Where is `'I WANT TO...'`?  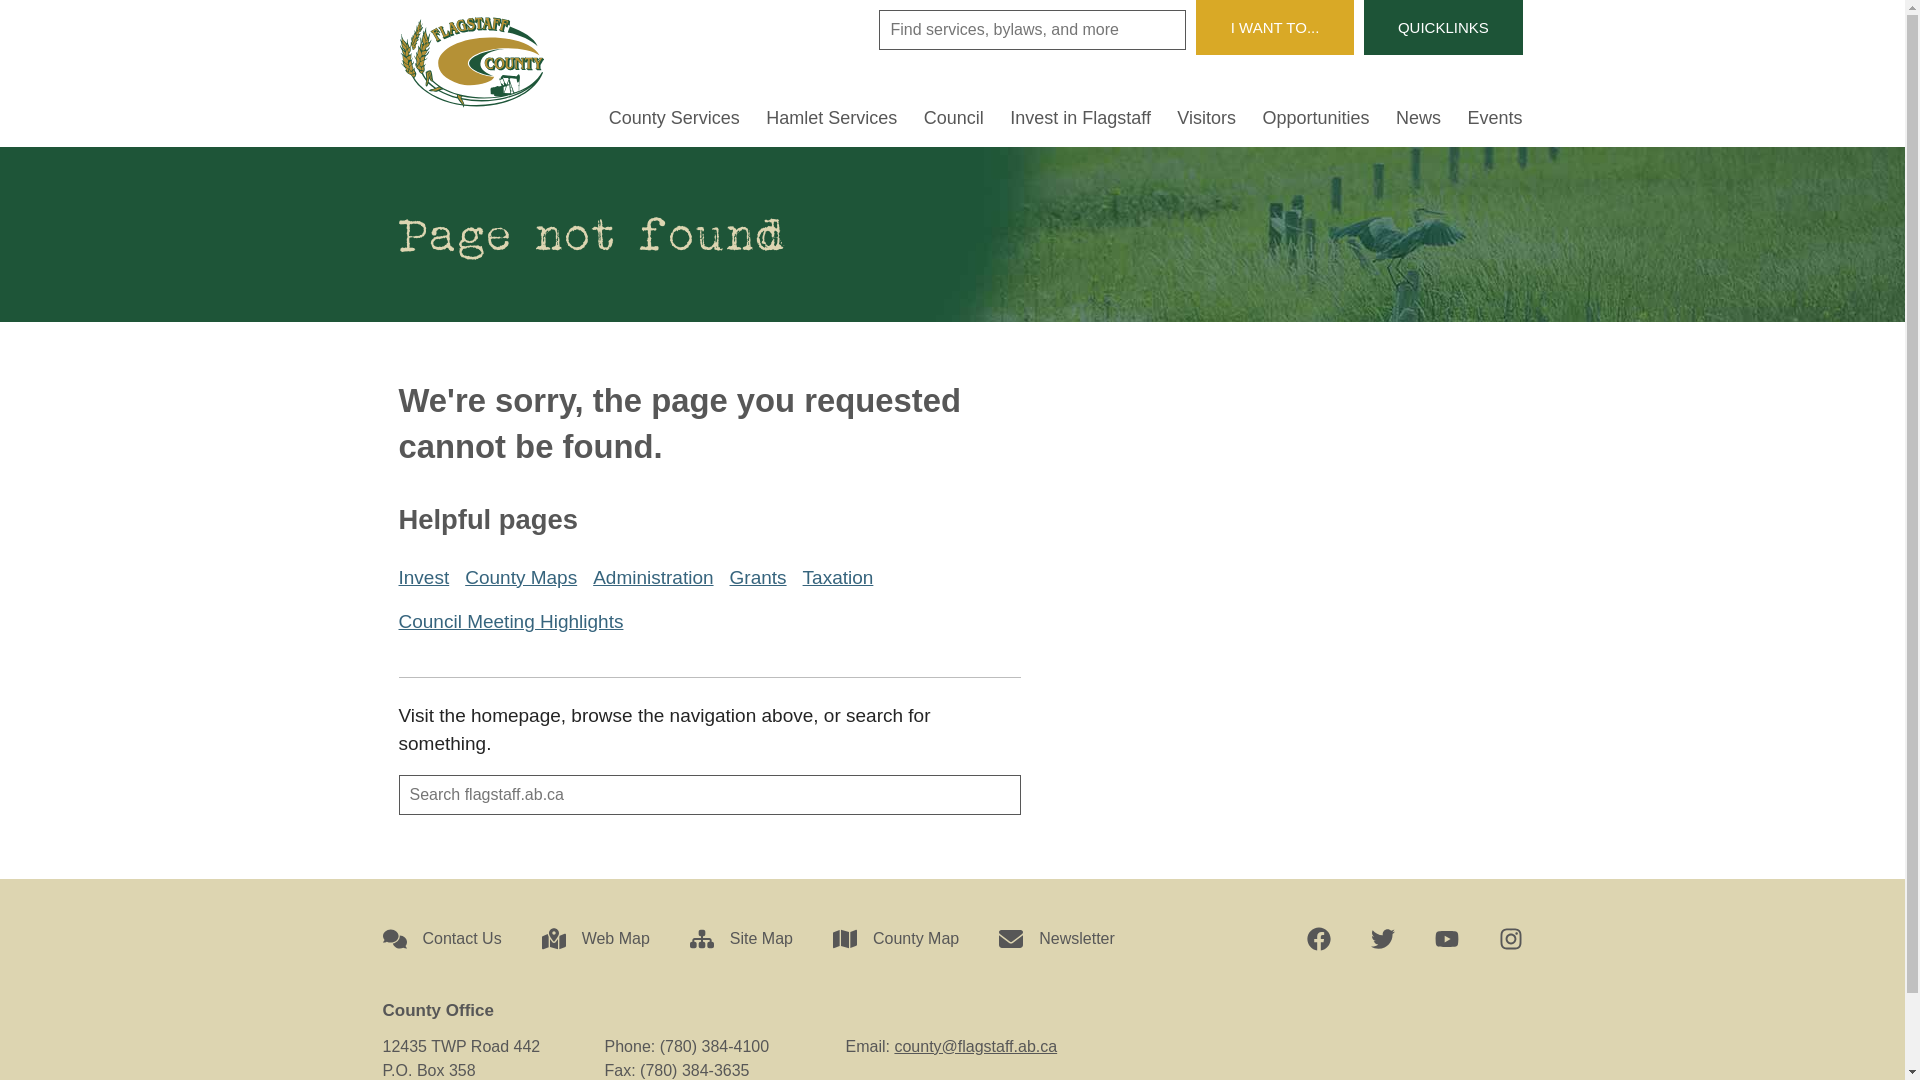
'I WANT TO...' is located at coordinates (1274, 27).